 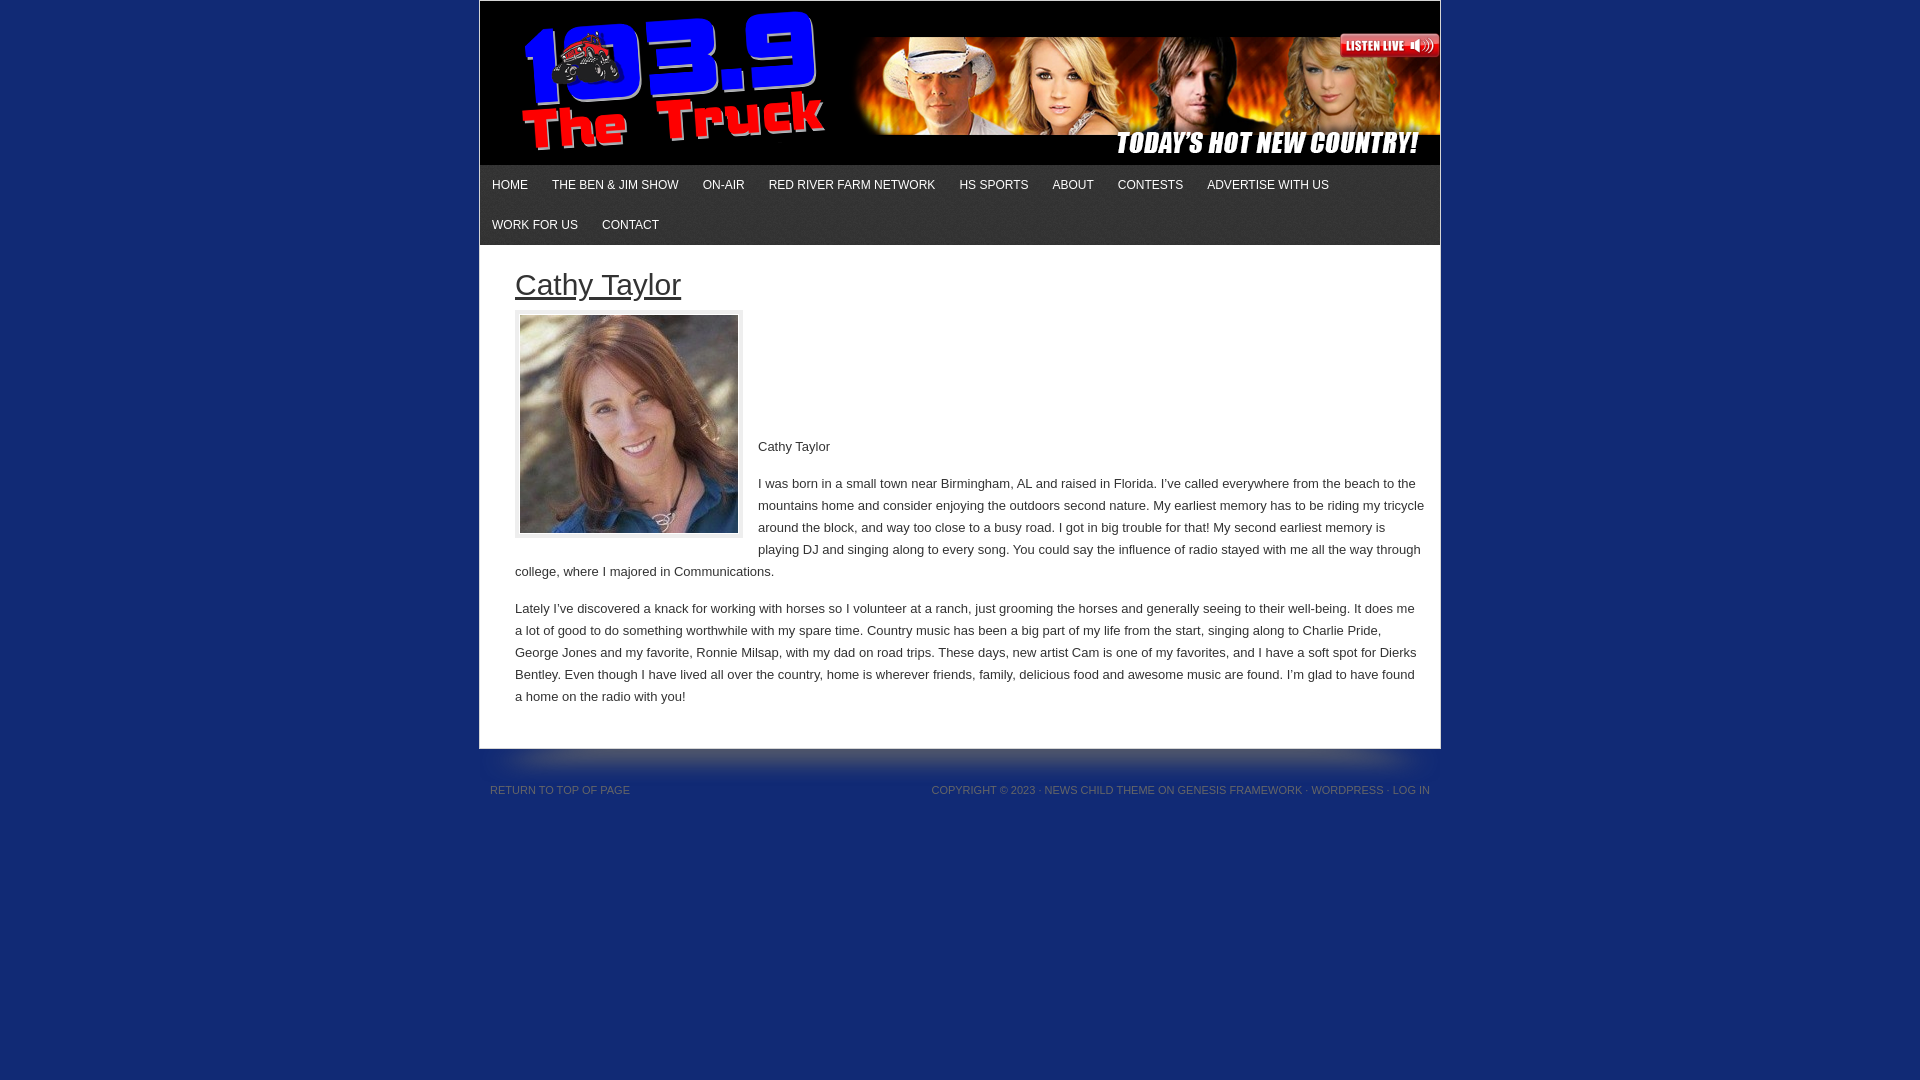 I want to click on 'ADVERTISE WITH US', so click(x=1266, y=185).